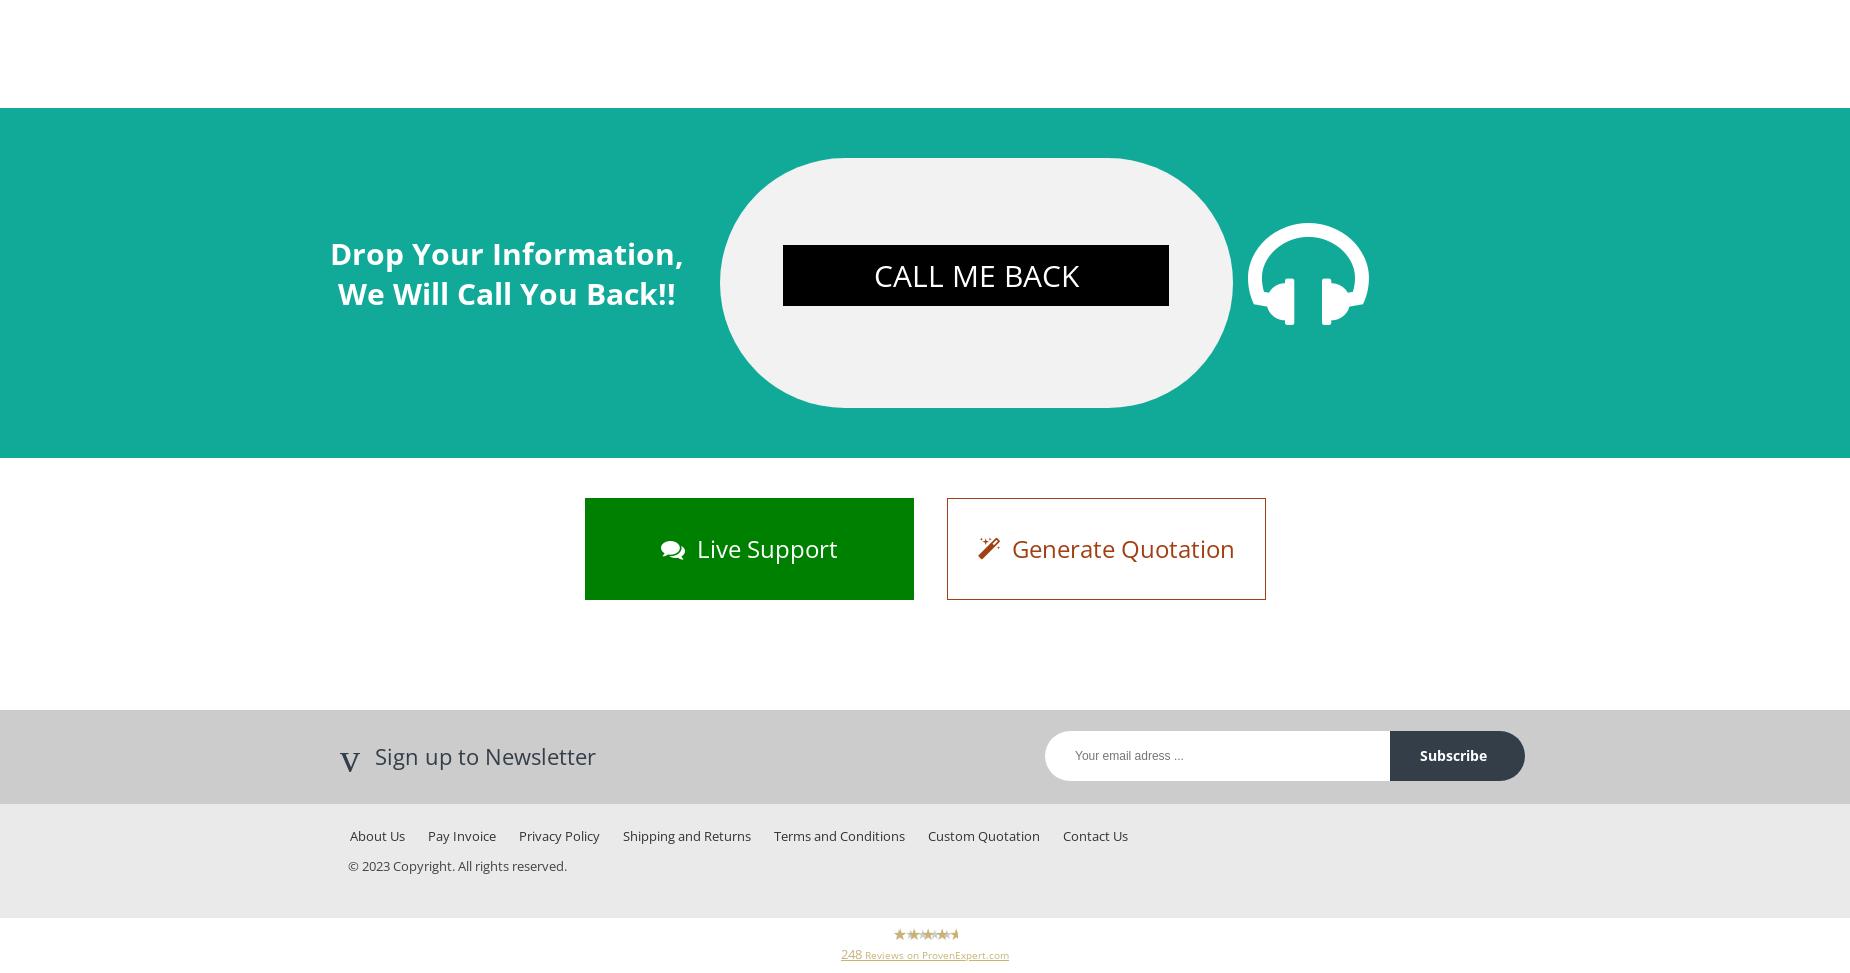 This screenshot has height=973, width=1850. What do you see at coordinates (507, 293) in the screenshot?
I see `'We will Call You Back!!'` at bounding box center [507, 293].